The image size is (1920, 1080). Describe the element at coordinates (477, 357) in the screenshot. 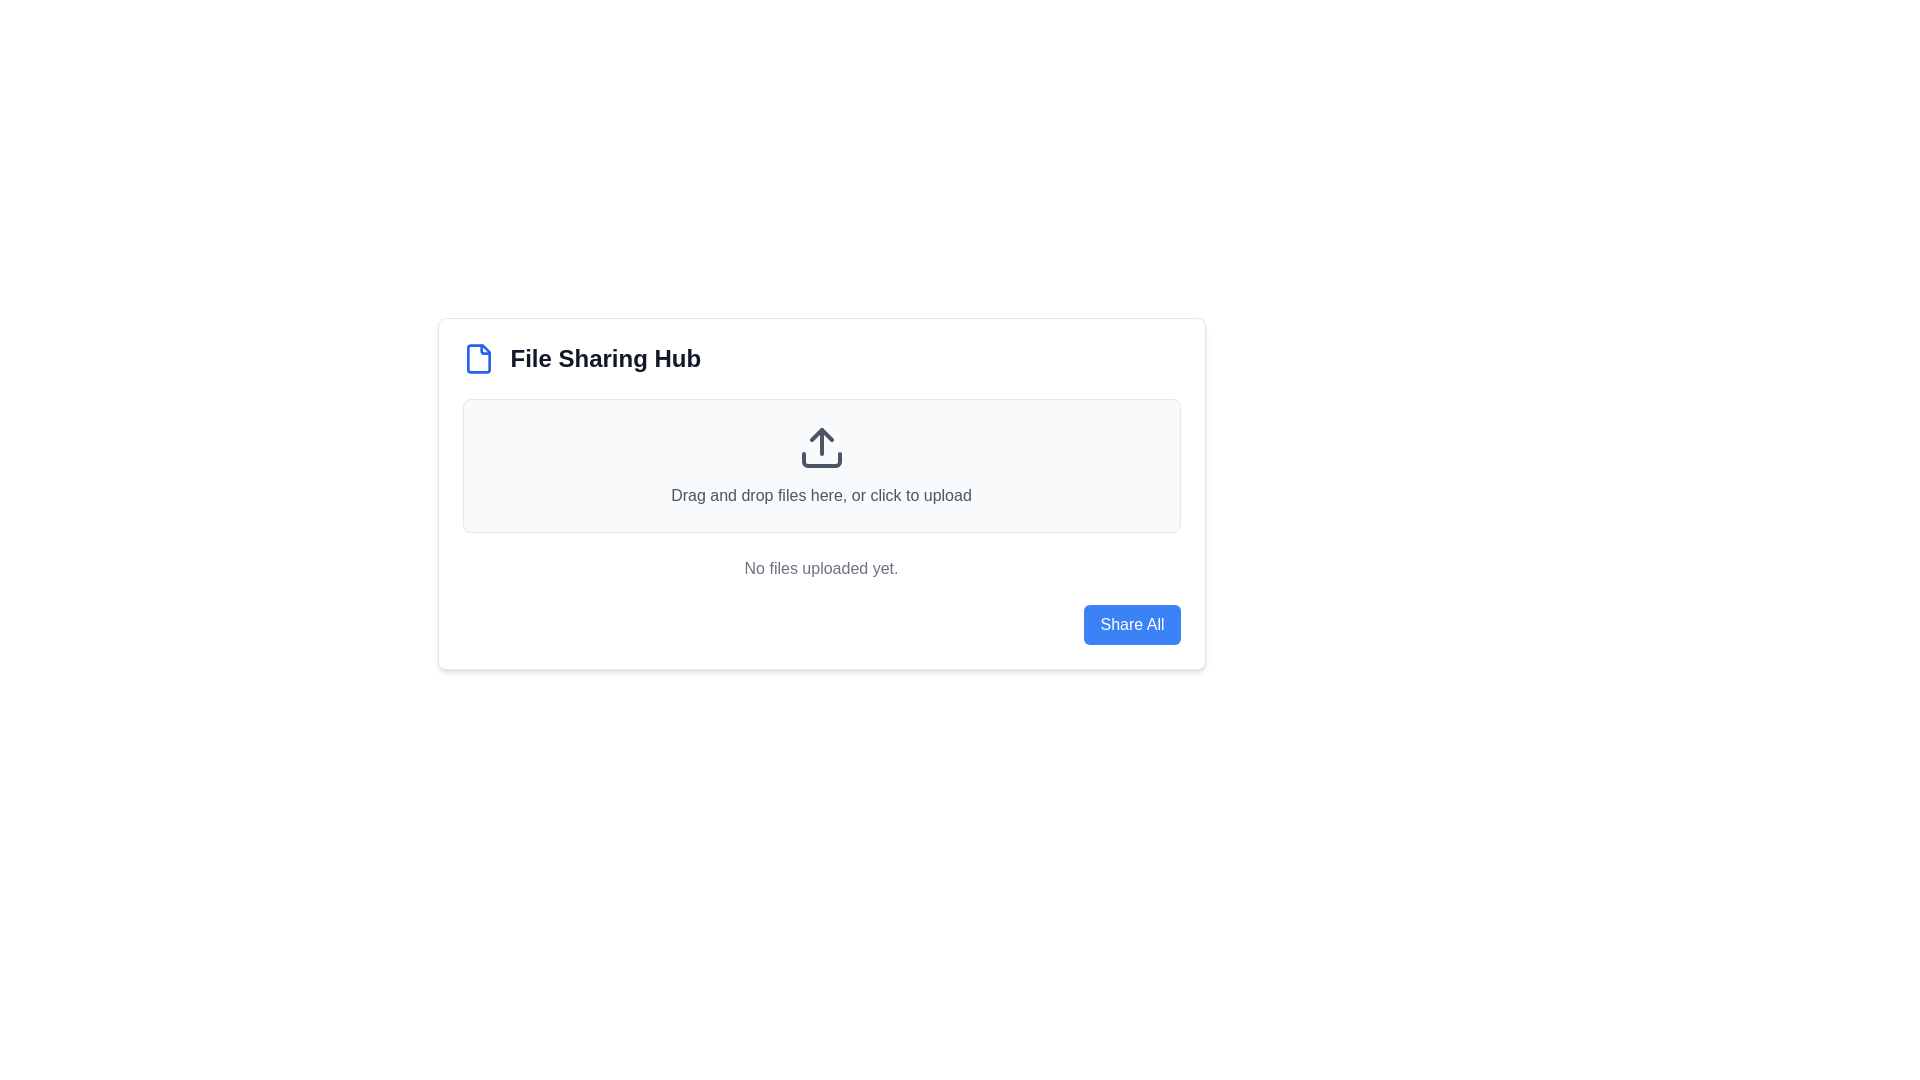

I see `the file-sharing icon located immediately to the left of the 'File Sharing Hub' text if it is interactive` at that location.